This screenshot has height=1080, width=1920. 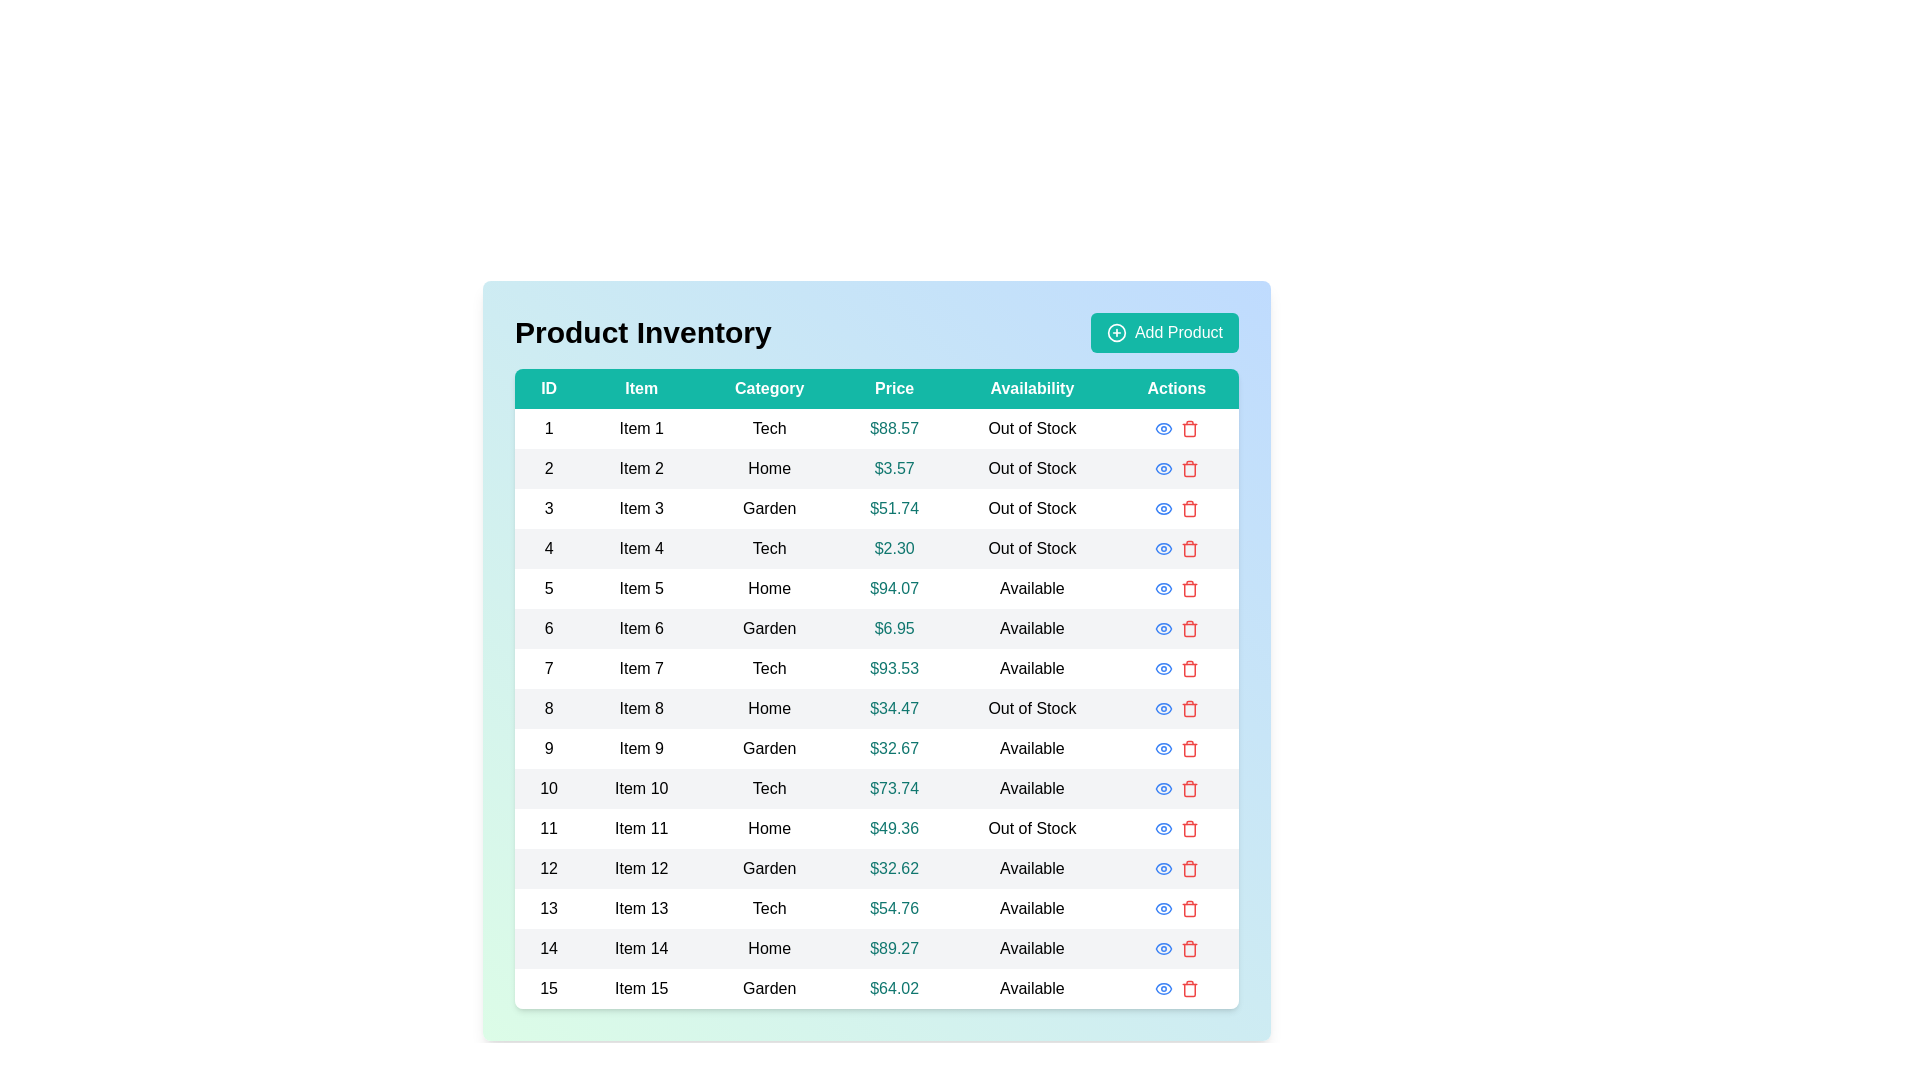 What do you see at coordinates (893, 389) in the screenshot?
I see `the Price header to sort the table by that column` at bounding box center [893, 389].